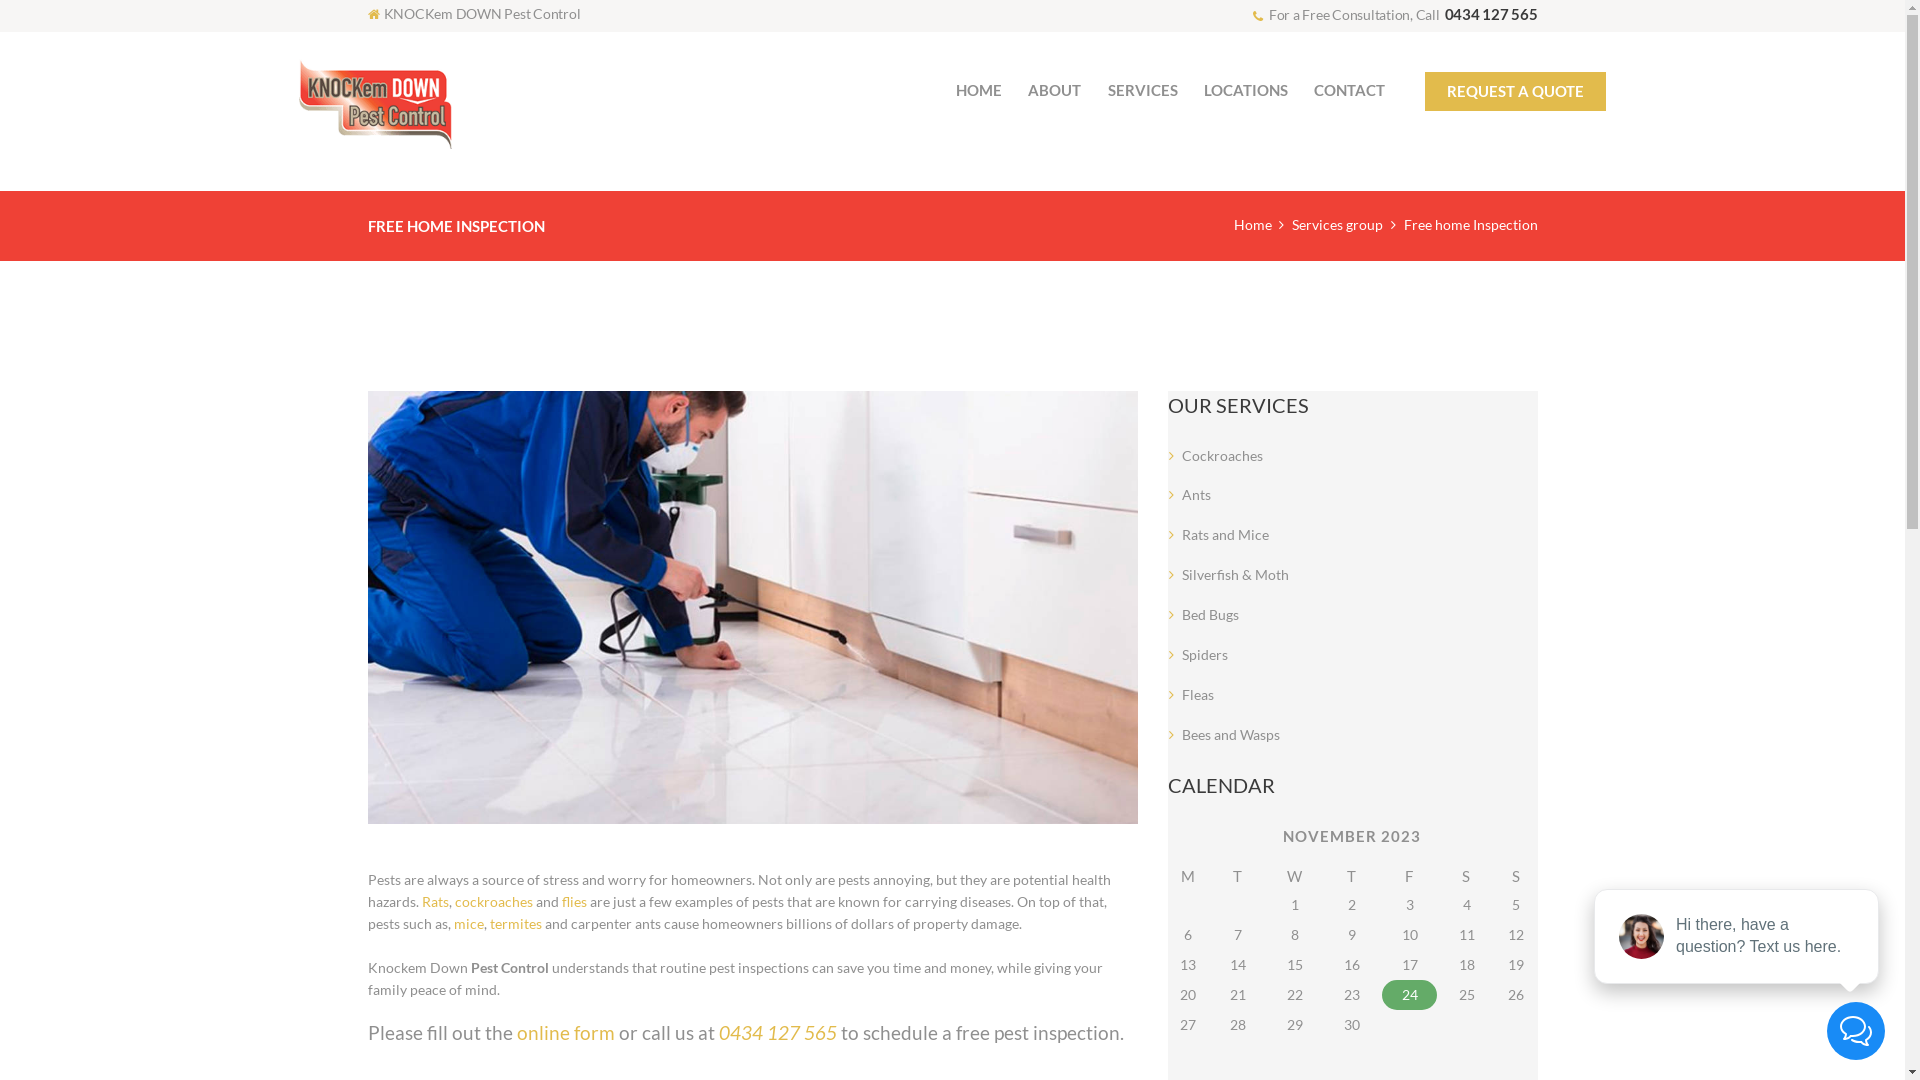 The image size is (1920, 1080). Describe the element at coordinates (1196, 494) in the screenshot. I see `'Ants'` at that location.